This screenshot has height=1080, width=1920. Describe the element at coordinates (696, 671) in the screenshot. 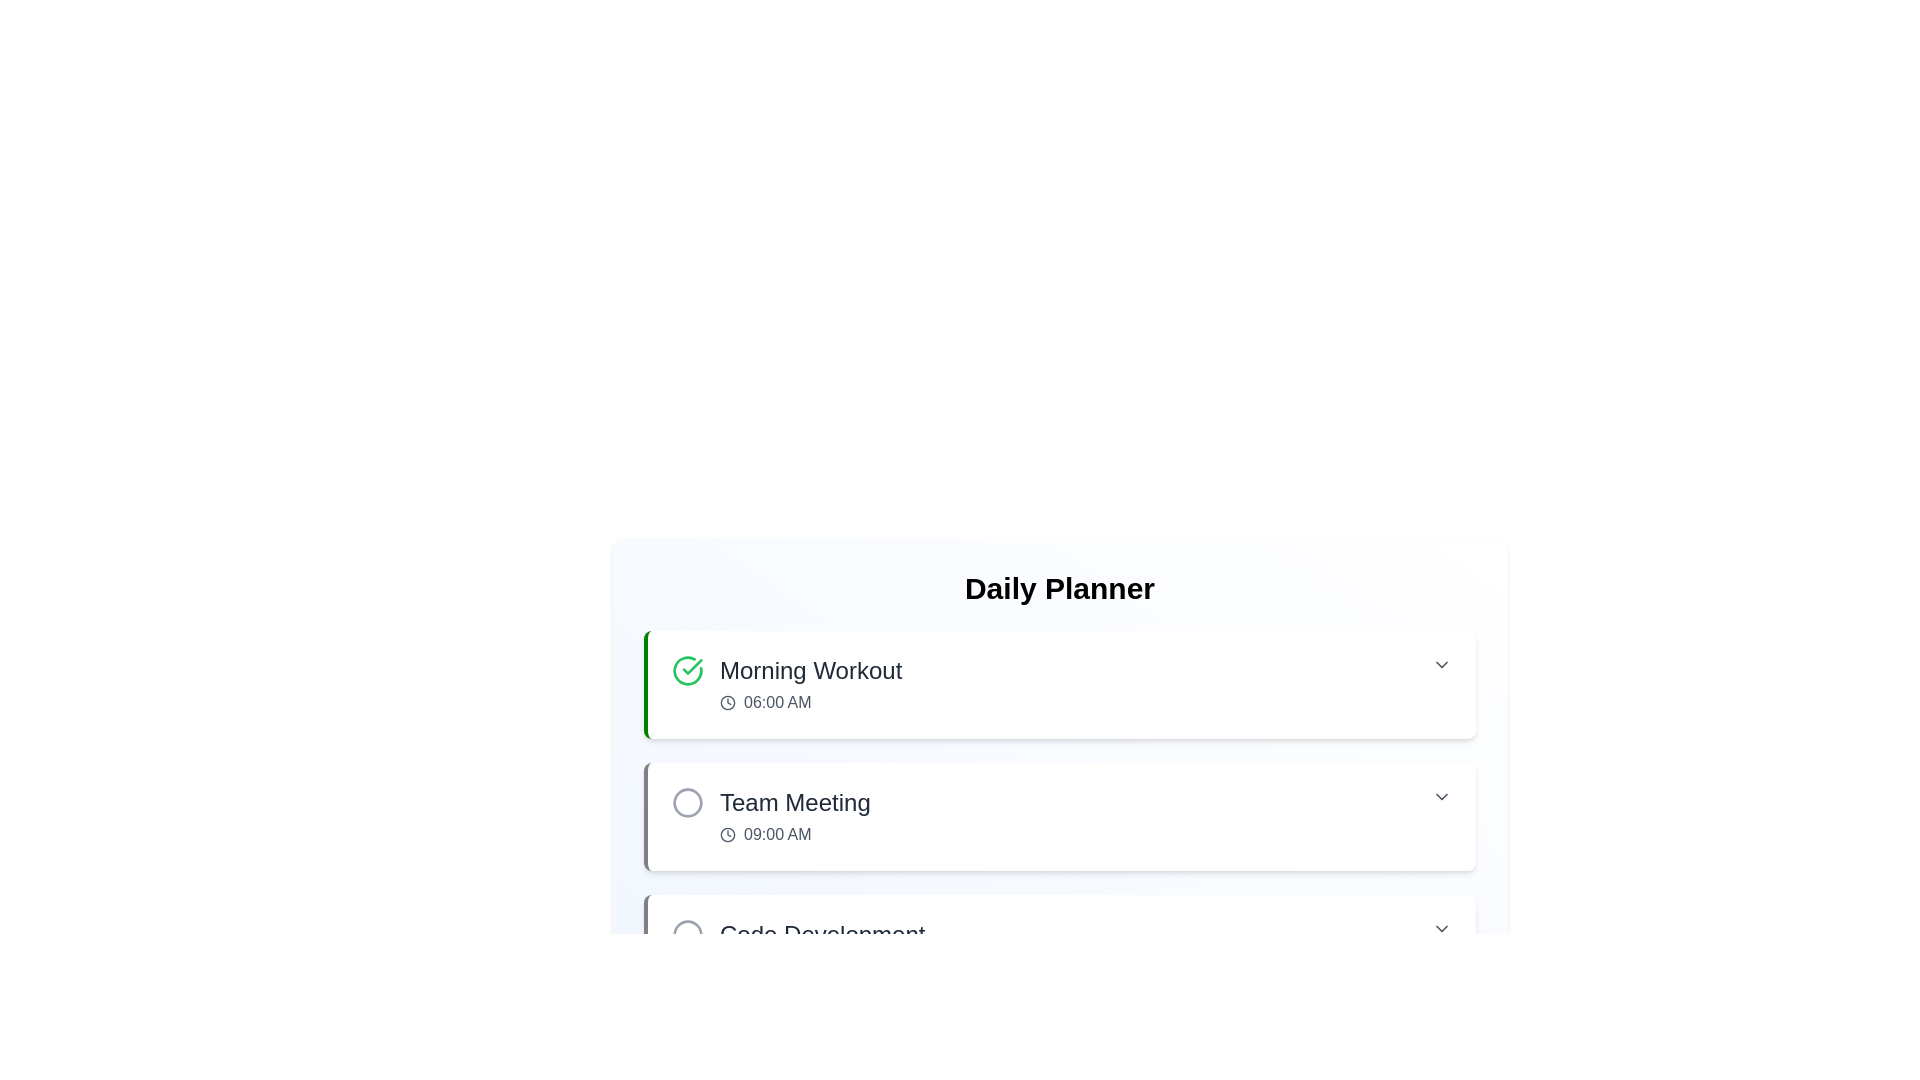

I see `the circular status indicator icon with a green border and checkmark, located to the left of the 'Morning Workout' text within the event details card` at that location.